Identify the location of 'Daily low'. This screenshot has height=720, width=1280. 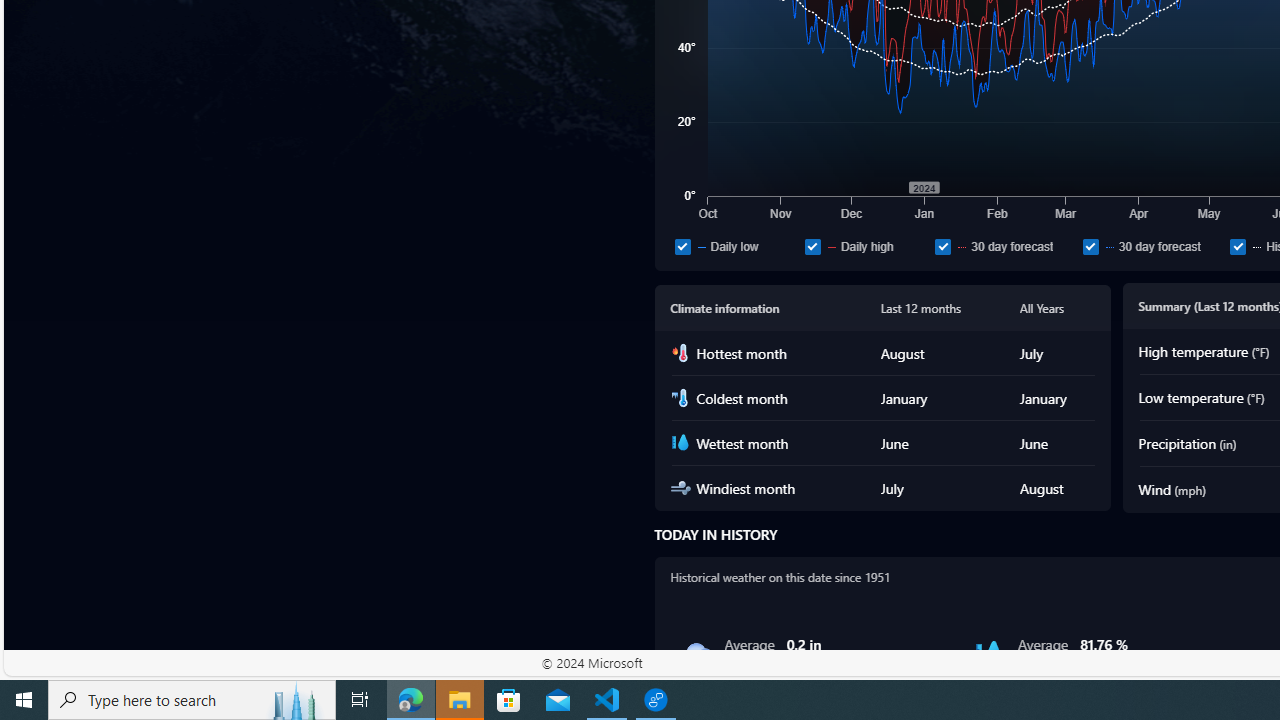
(735, 245).